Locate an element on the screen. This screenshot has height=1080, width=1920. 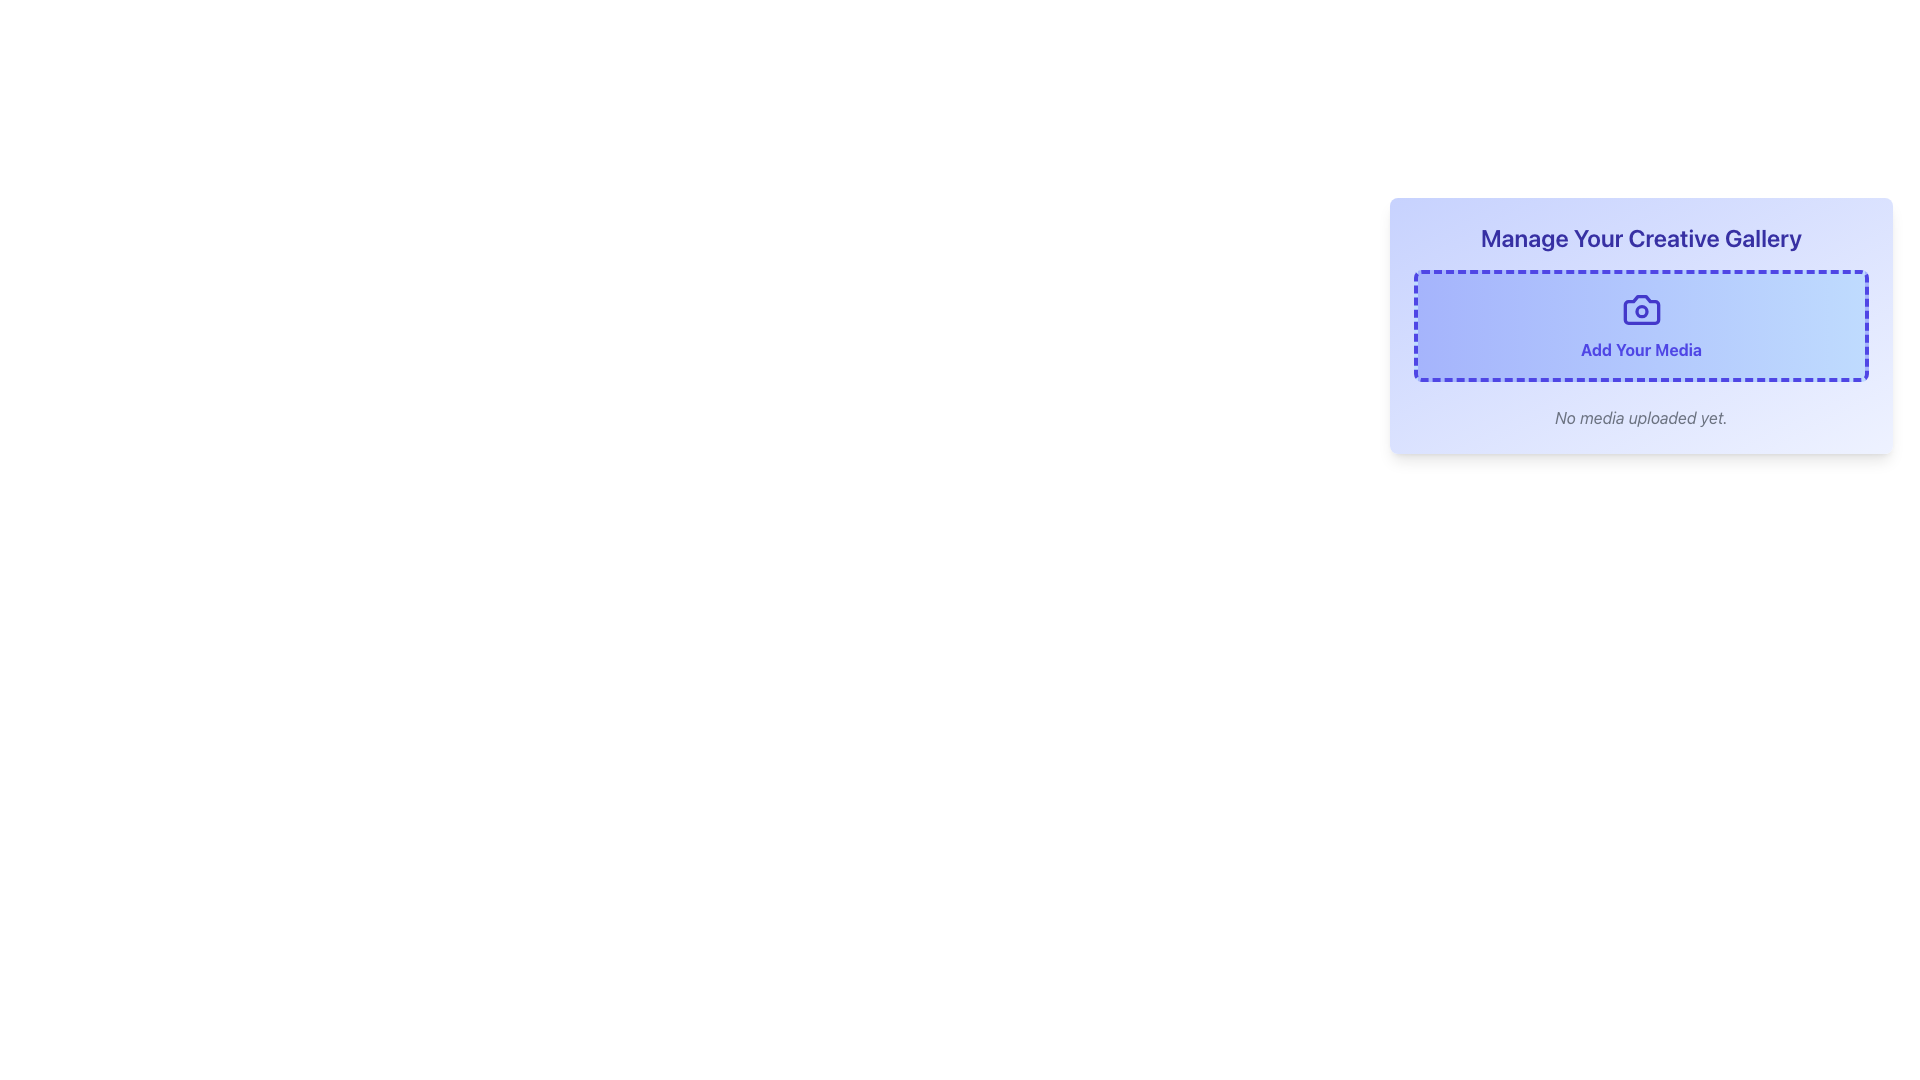
the camera icon located at the center of the 'Add Your Media' section, which indicates the ability to add or upload media content is located at coordinates (1641, 309).